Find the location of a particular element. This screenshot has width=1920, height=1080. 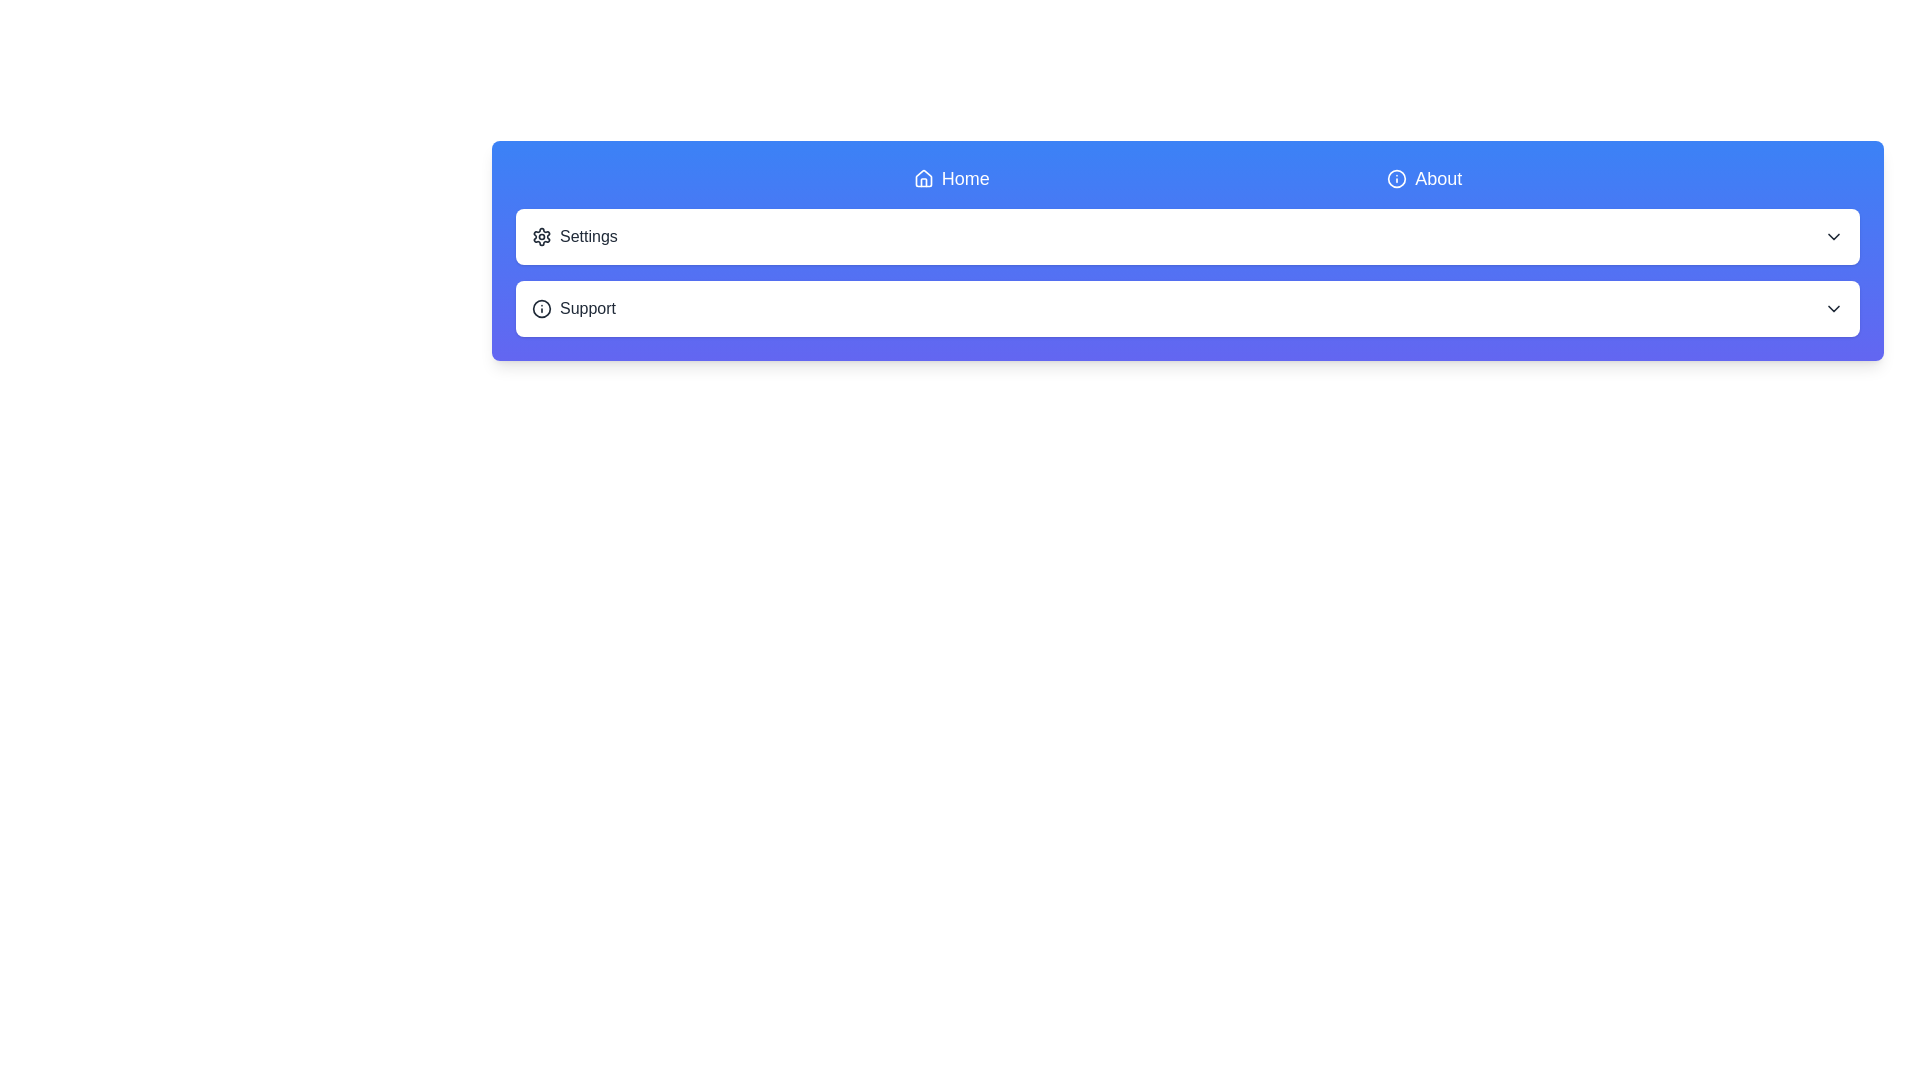

the information icon associated with the 'Support' option located to the left of the 'Support' text in the menu layout is located at coordinates (542, 308).